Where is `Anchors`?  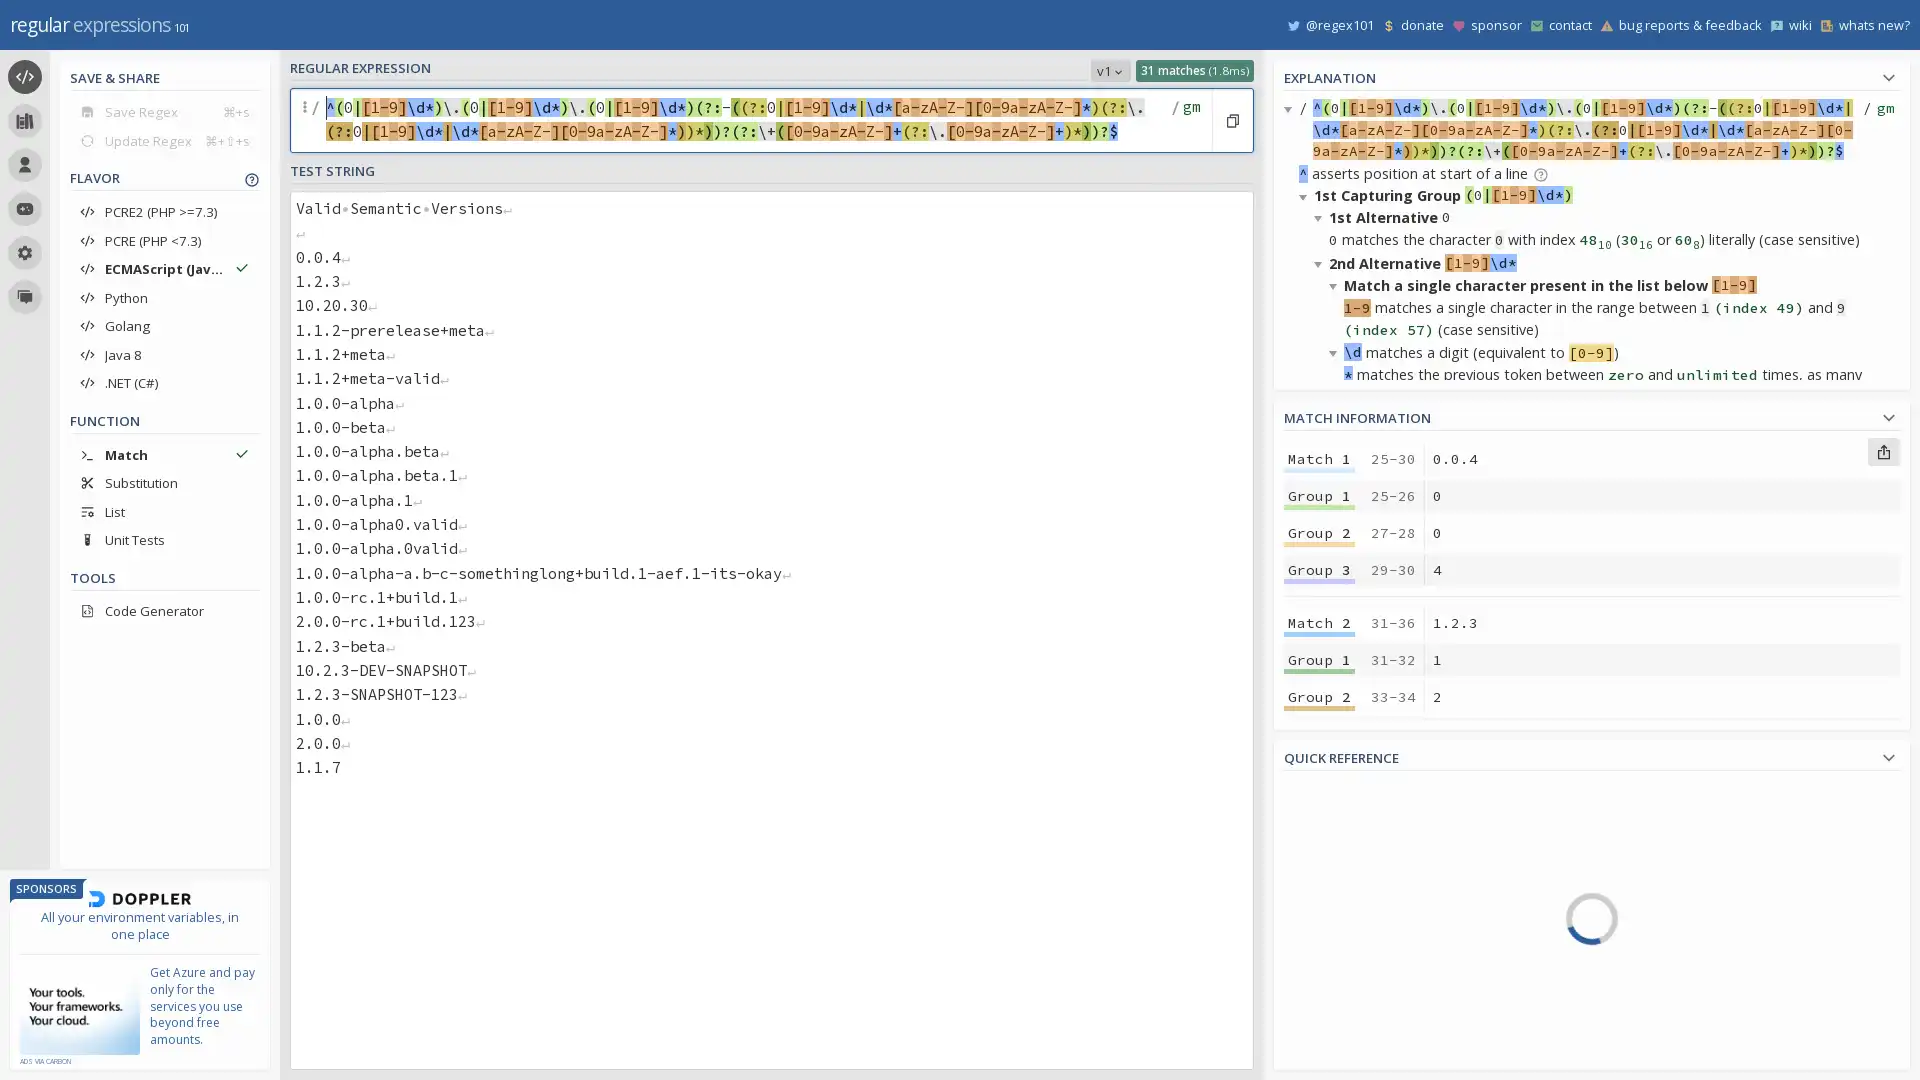
Anchors is located at coordinates (1377, 915).